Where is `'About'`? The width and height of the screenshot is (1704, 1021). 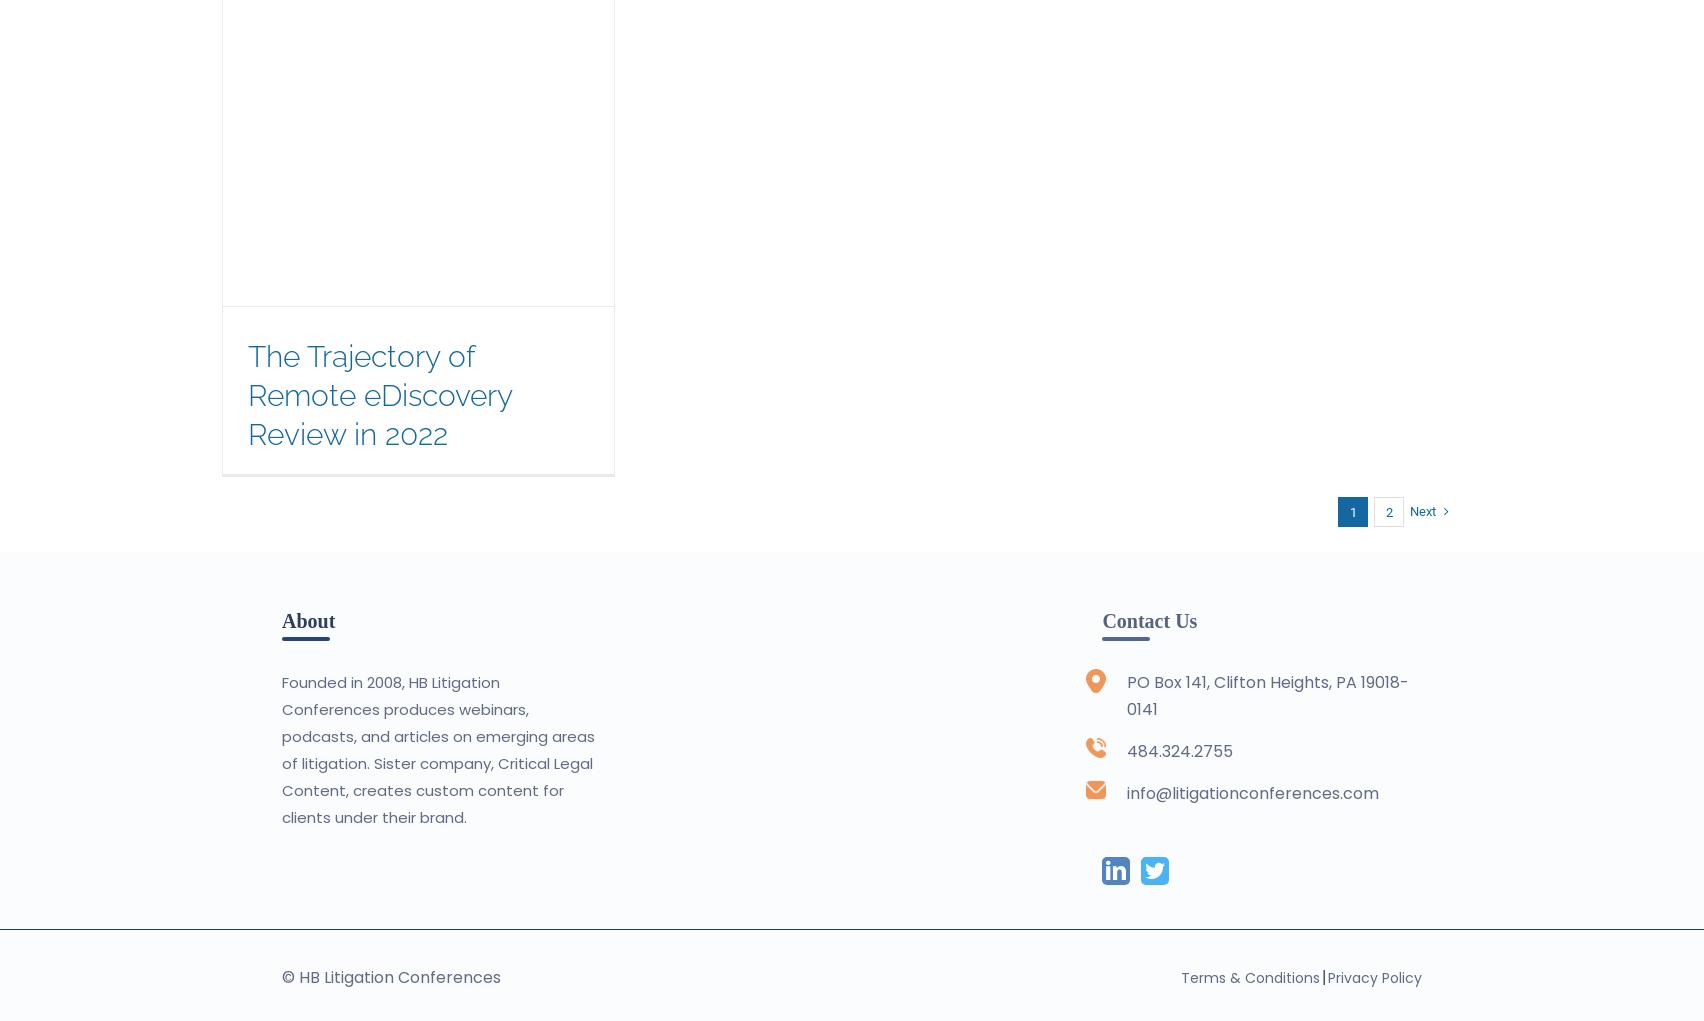 'About' is located at coordinates (307, 620).